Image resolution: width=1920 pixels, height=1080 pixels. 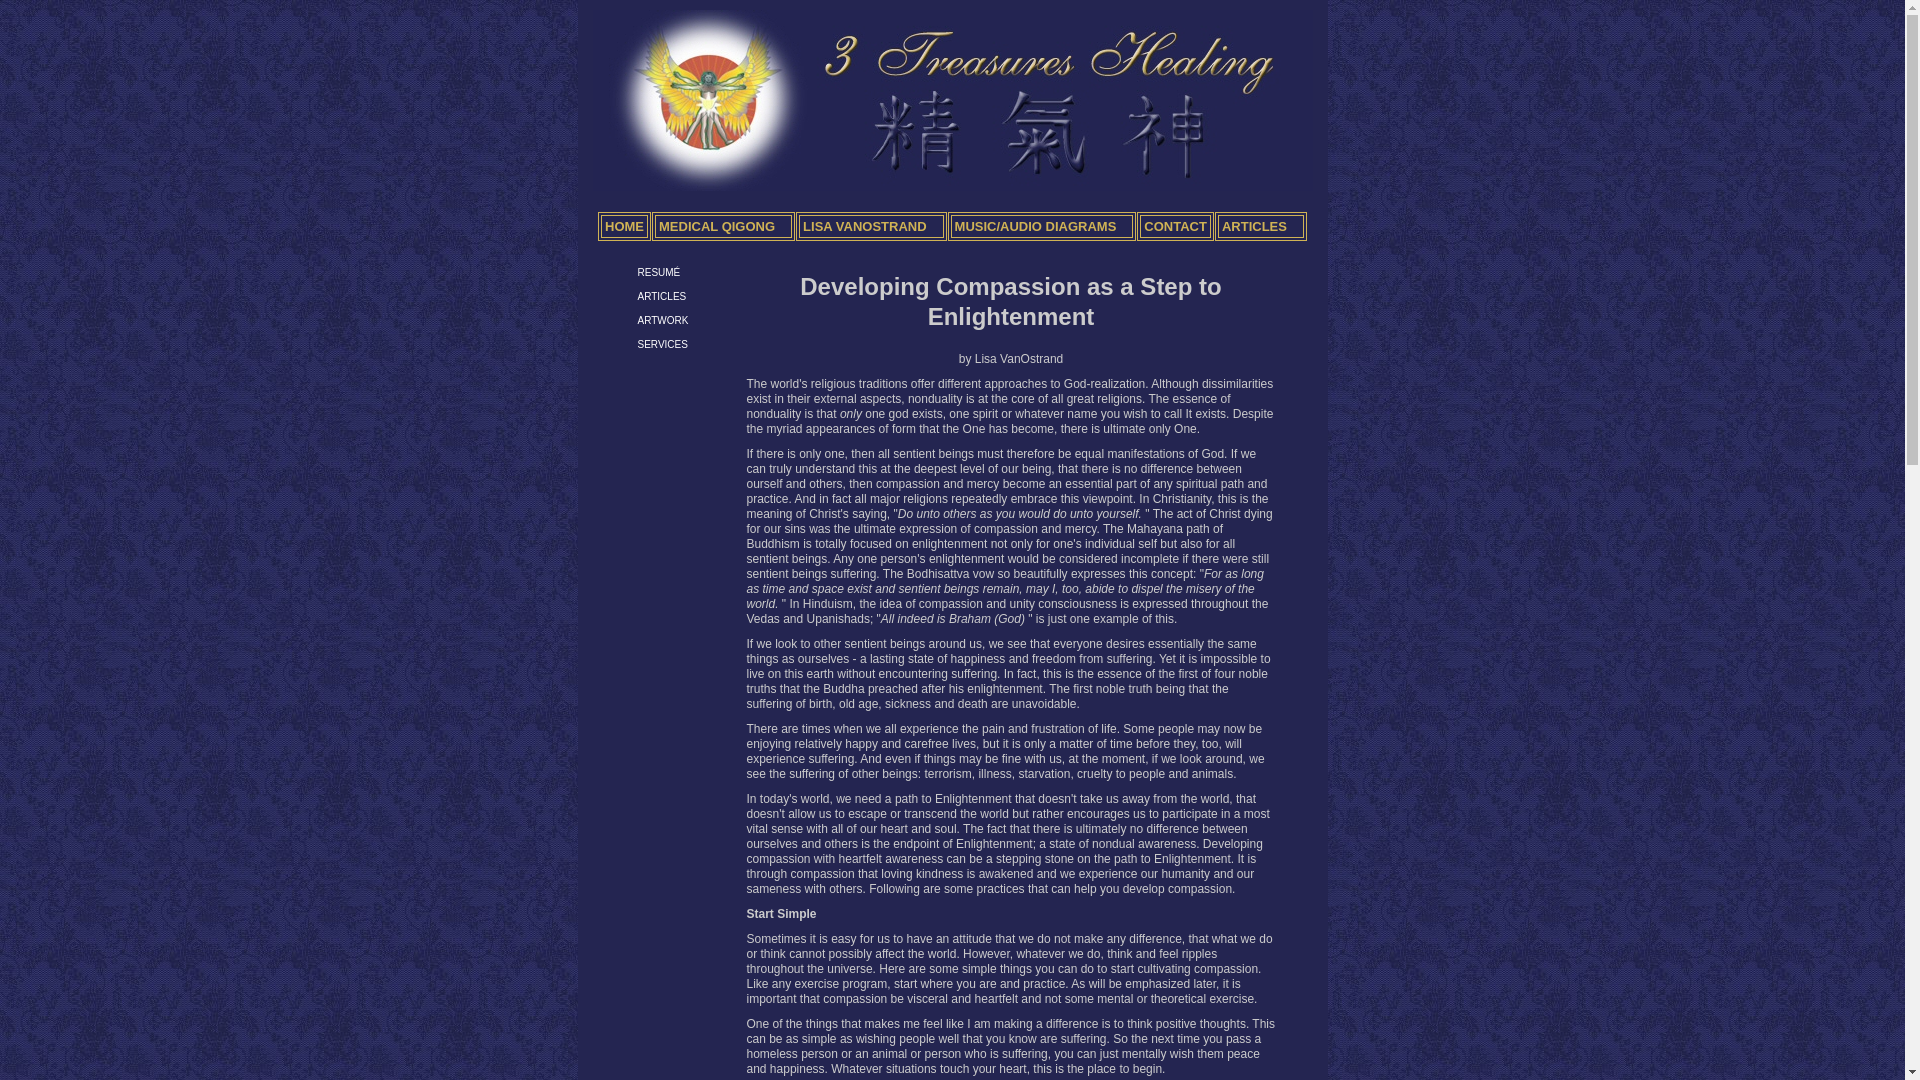 What do you see at coordinates (871, 225) in the screenshot?
I see `'LISA VANOSTRAND'` at bounding box center [871, 225].